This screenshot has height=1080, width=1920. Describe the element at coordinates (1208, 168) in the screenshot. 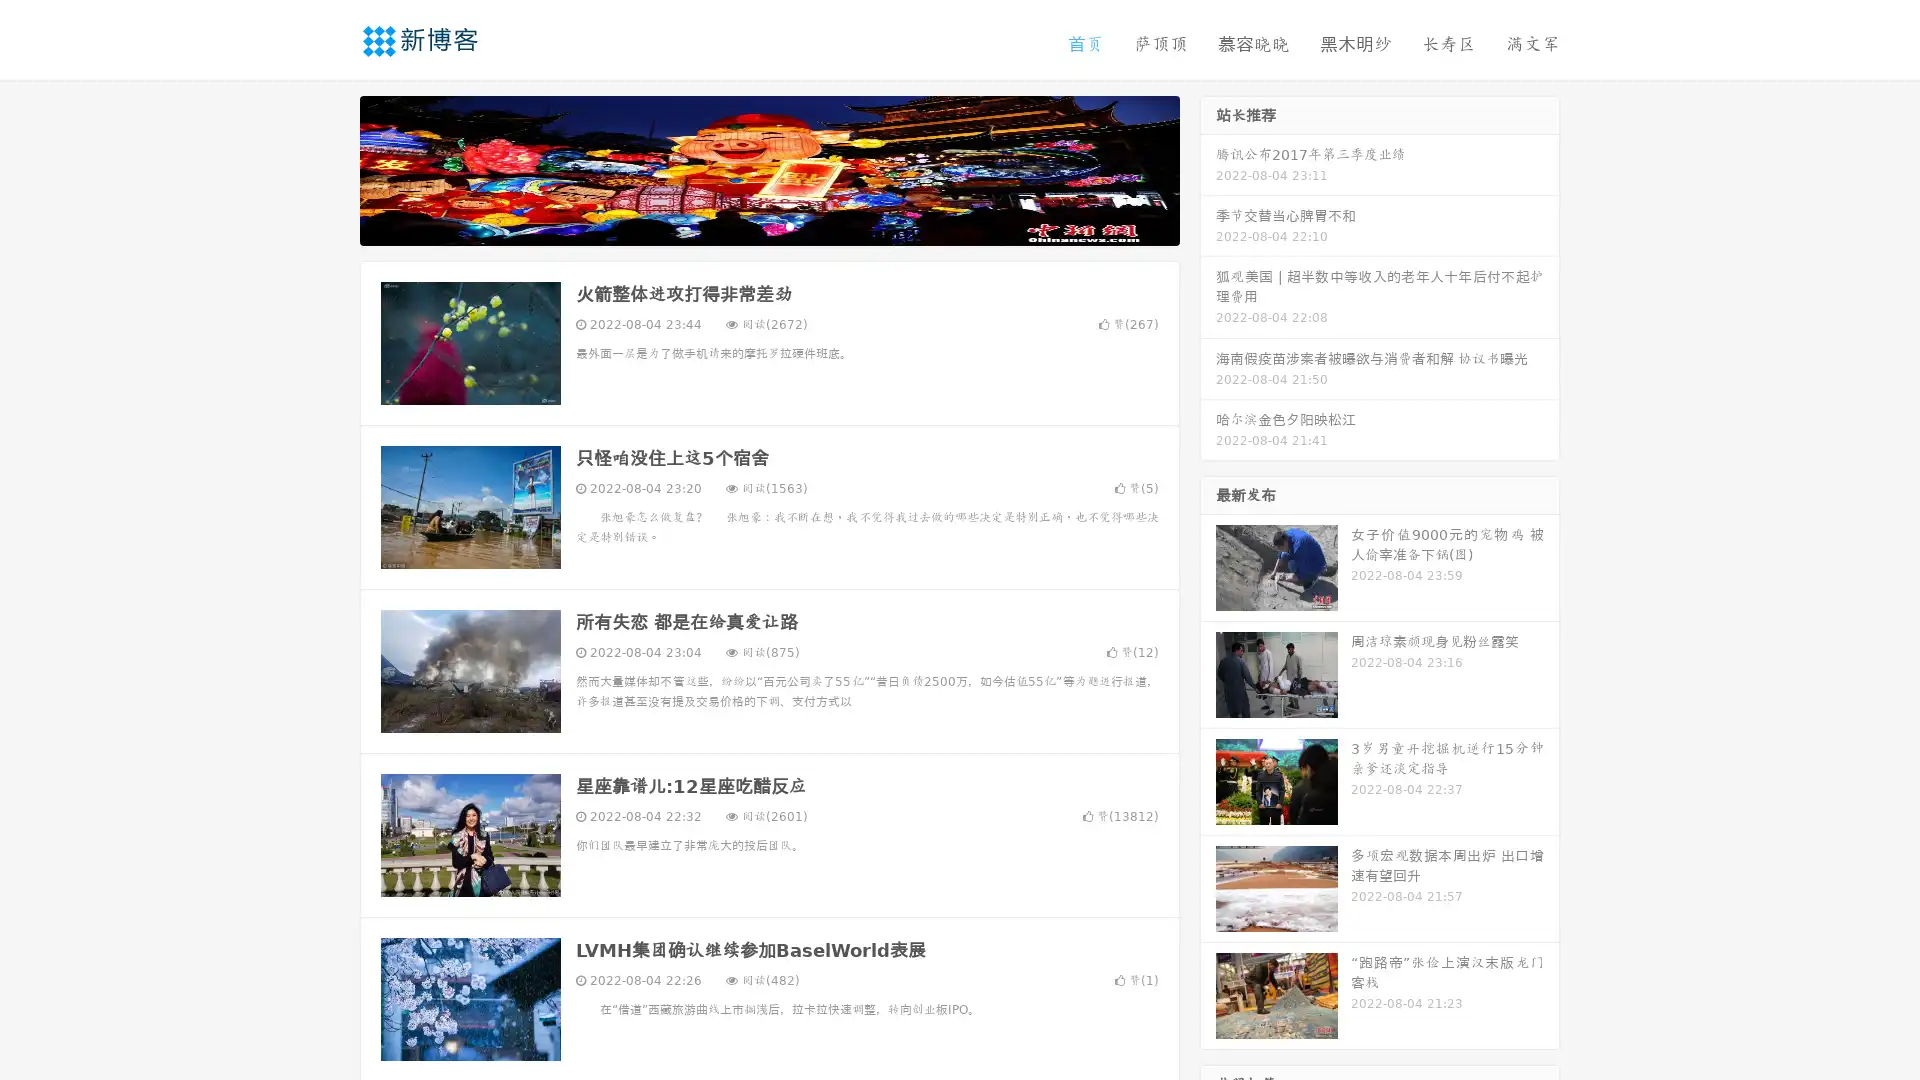

I see `Next slide` at that location.